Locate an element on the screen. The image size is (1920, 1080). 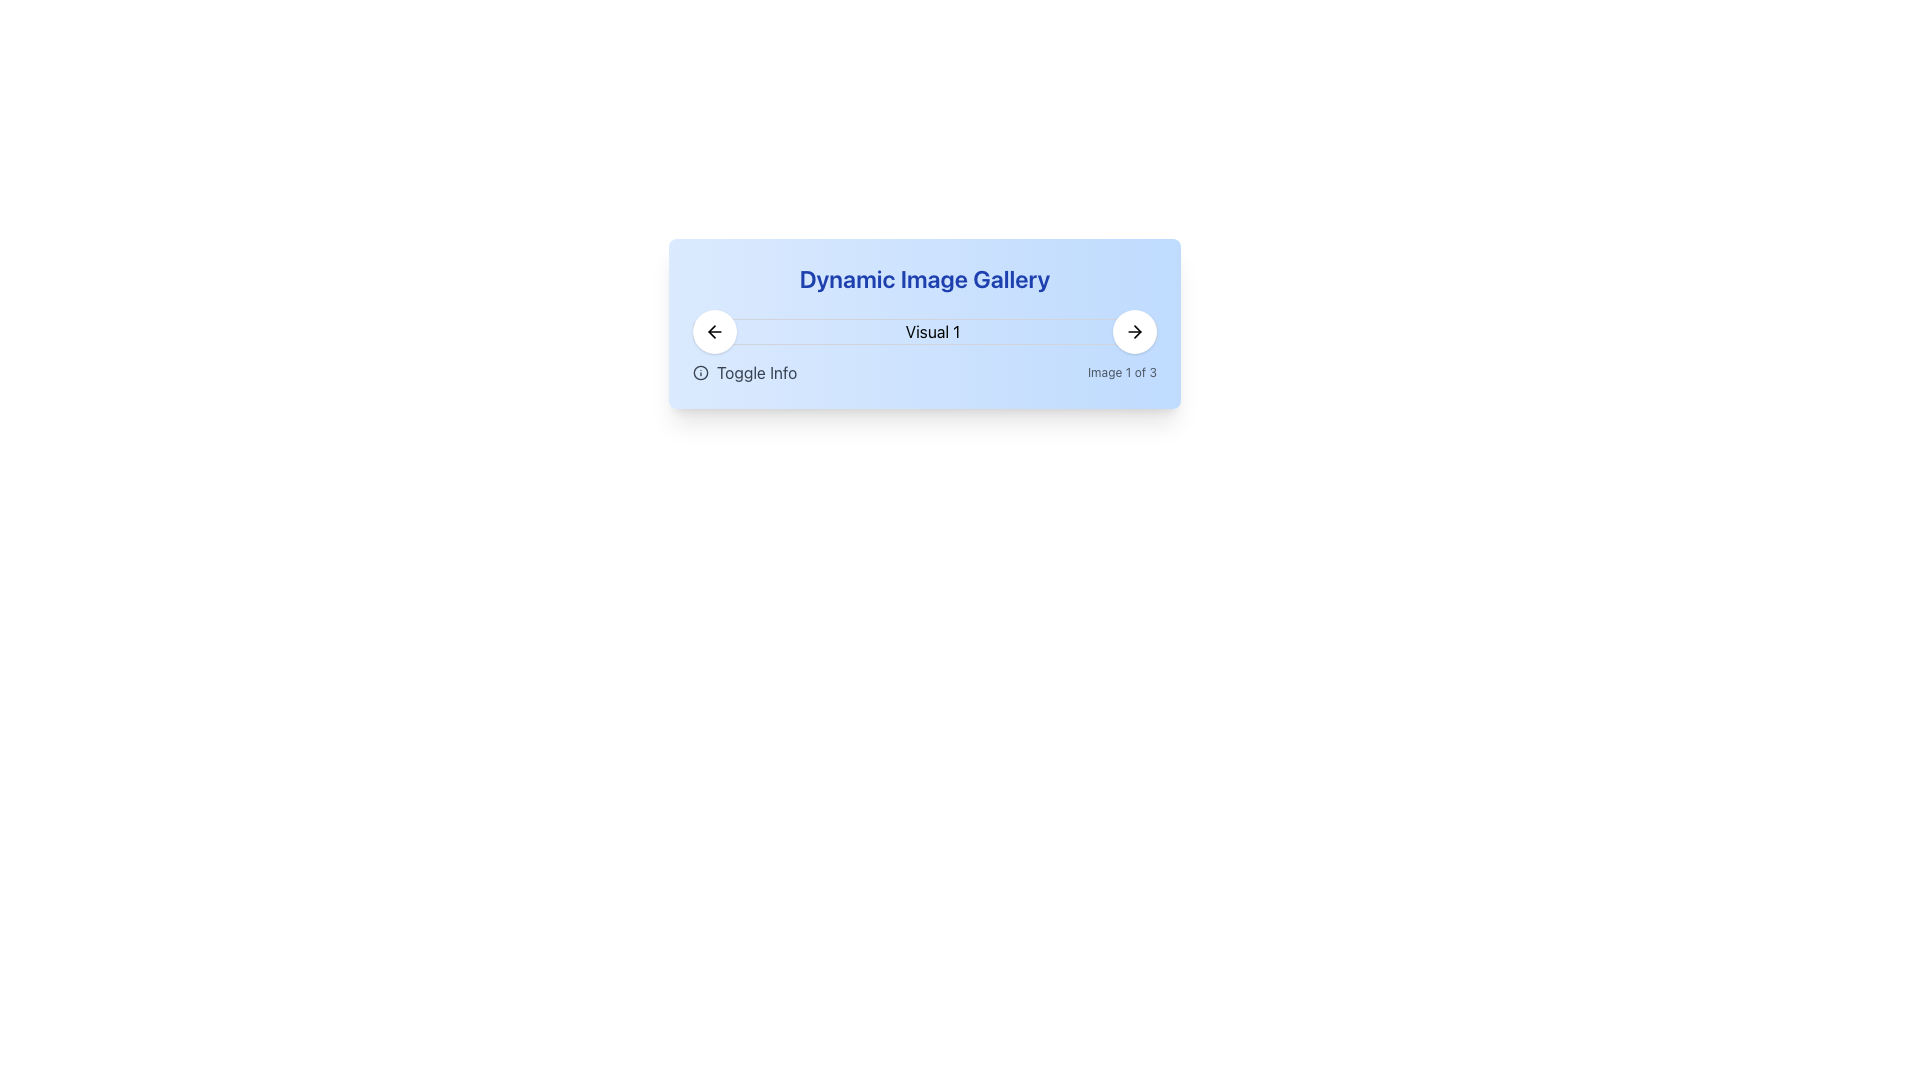
the rightmost circular navigation button icon for the carousel or gallery interface is located at coordinates (1134, 330).